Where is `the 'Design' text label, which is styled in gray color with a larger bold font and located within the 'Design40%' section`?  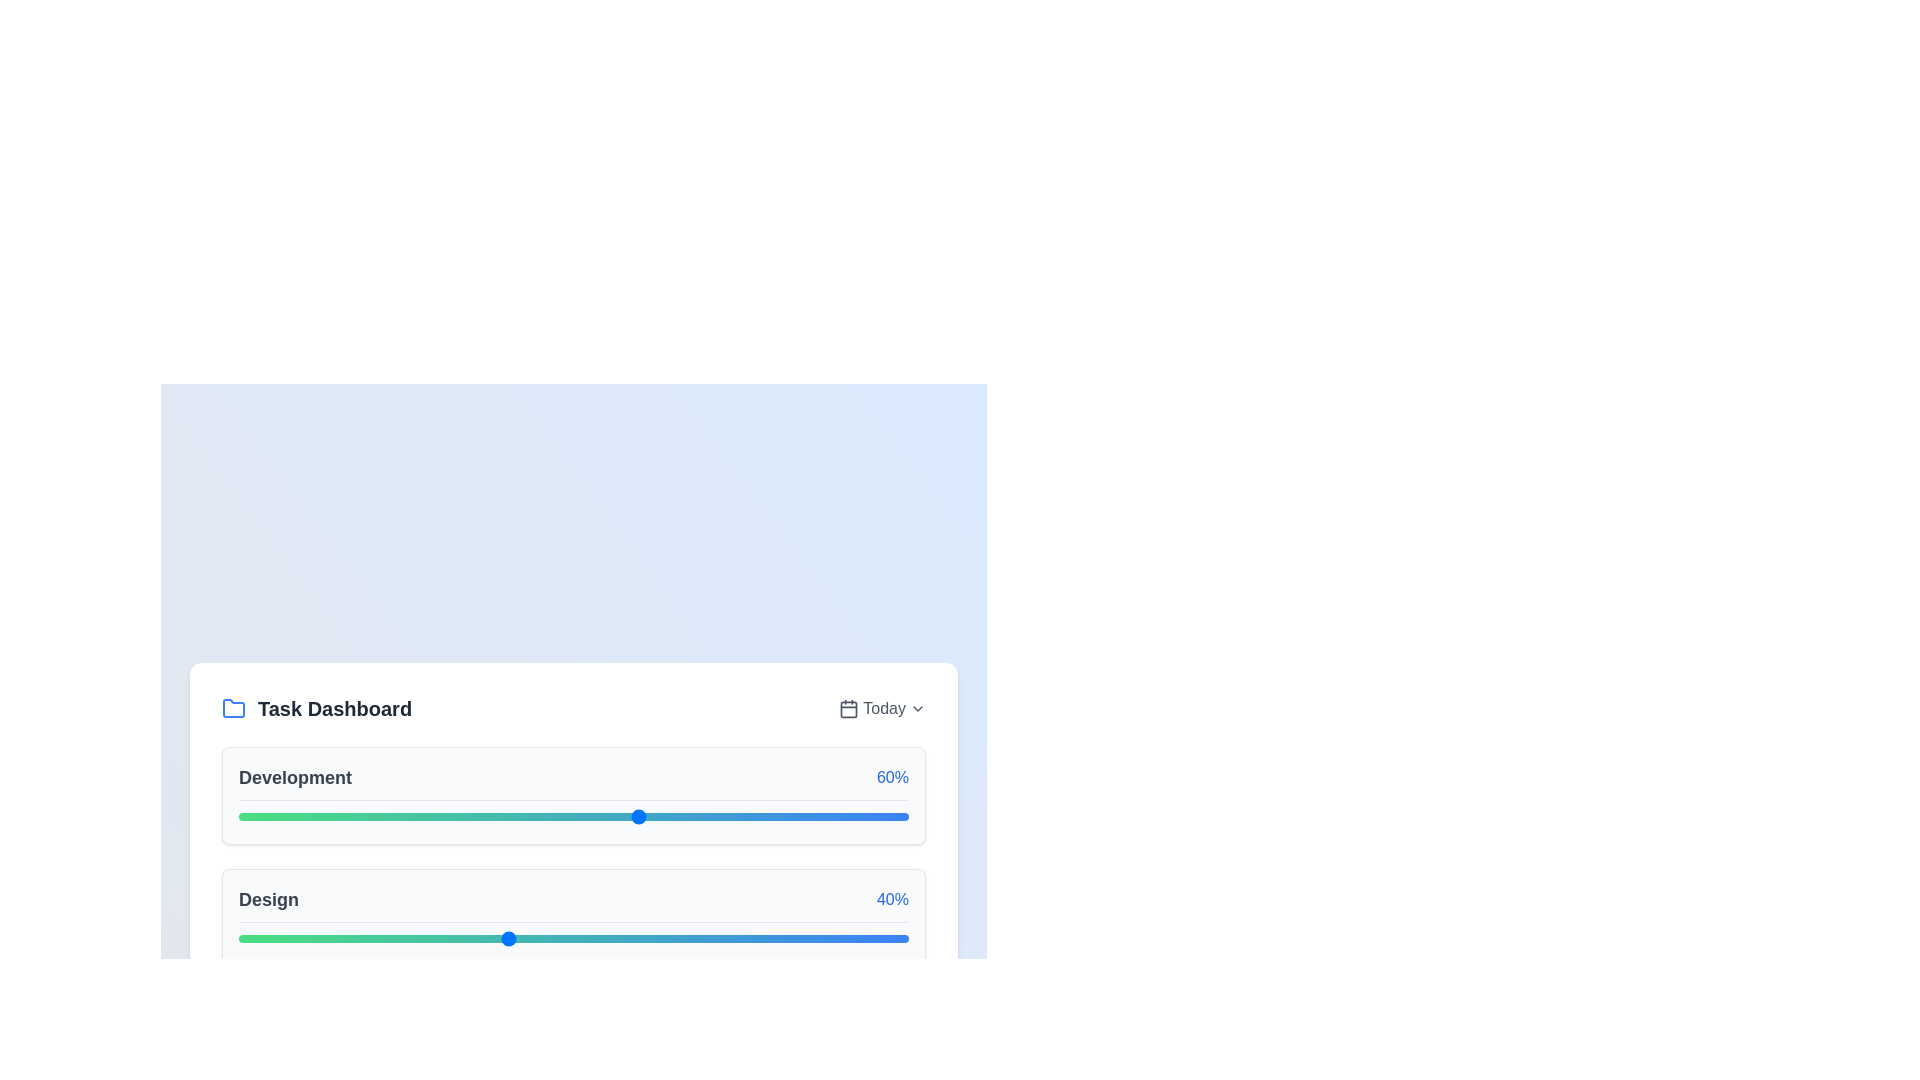 the 'Design' text label, which is styled in gray color with a larger bold font and located within the 'Design40%' section is located at coordinates (267, 898).